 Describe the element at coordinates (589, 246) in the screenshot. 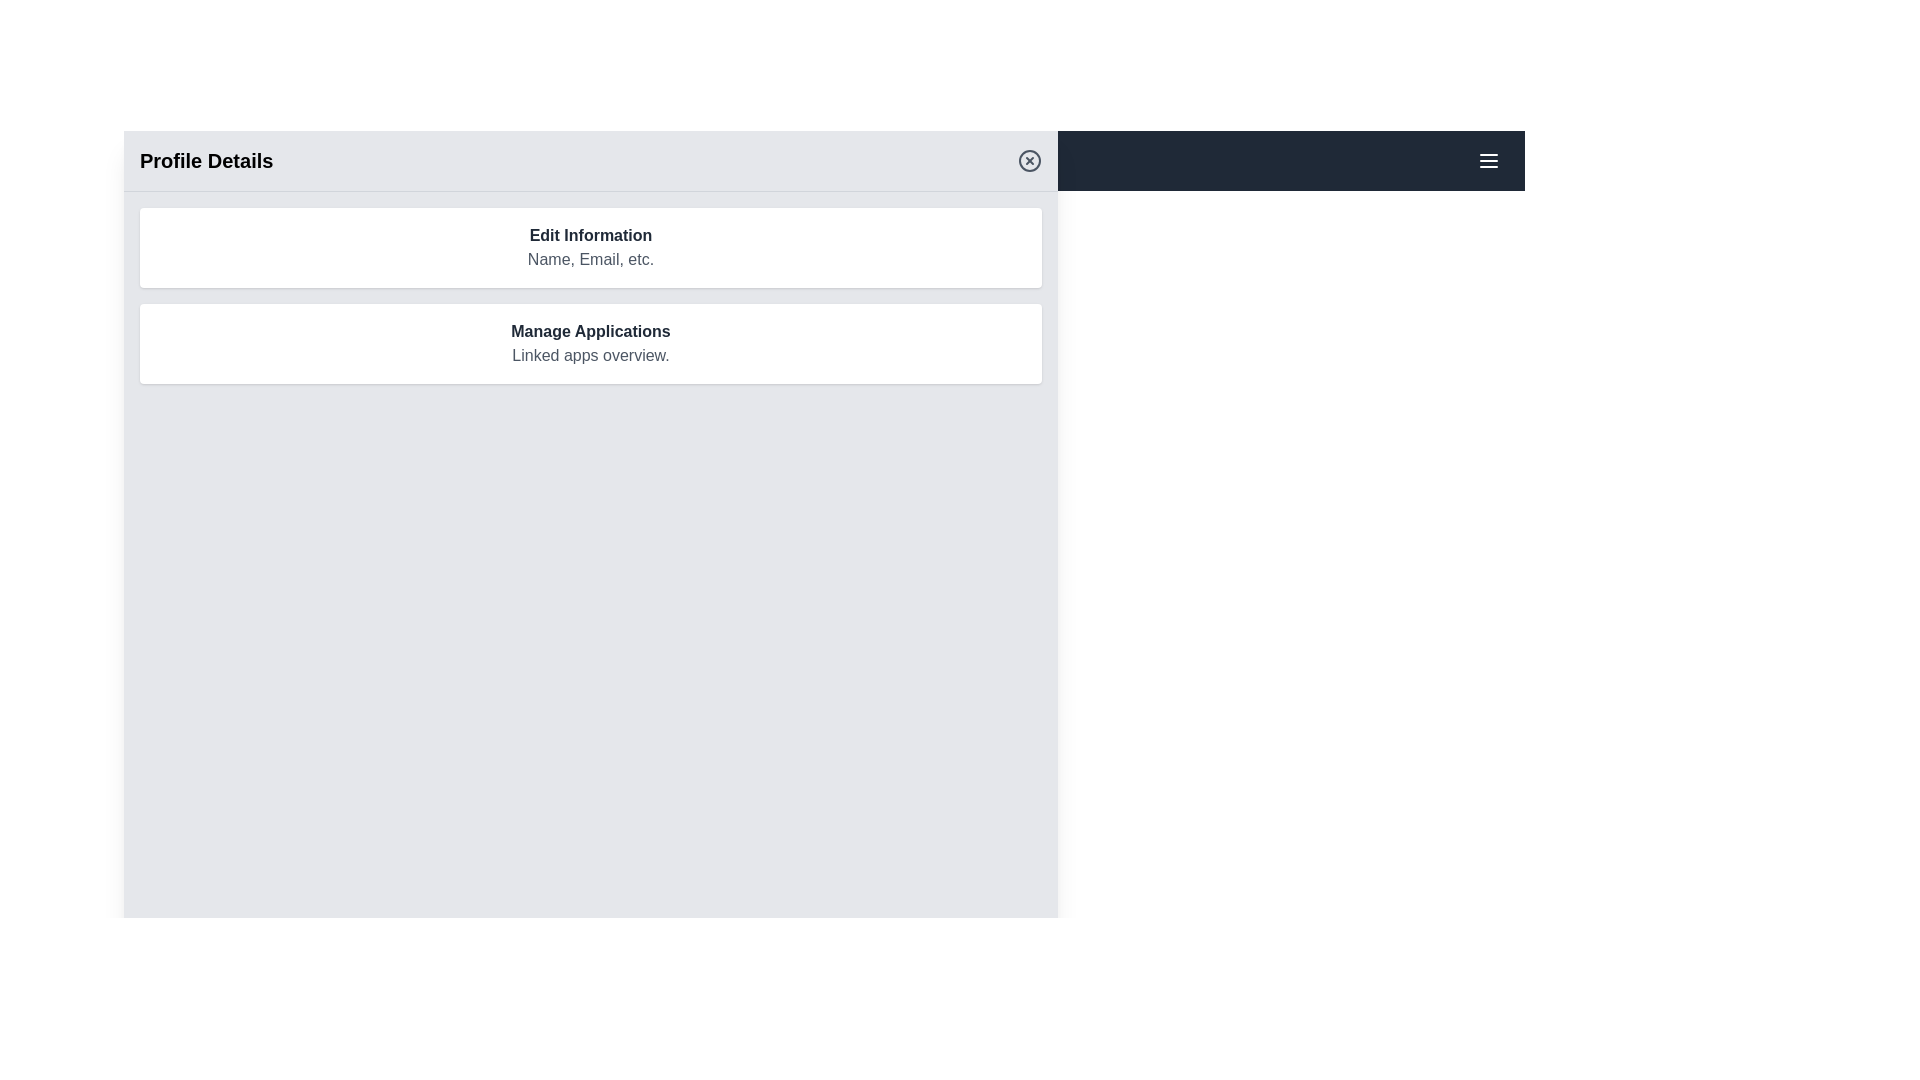

I see `the Information Card that displays 'Edit Information' in bold dark gray and contains 'Name, Email, etc.' below it` at that location.